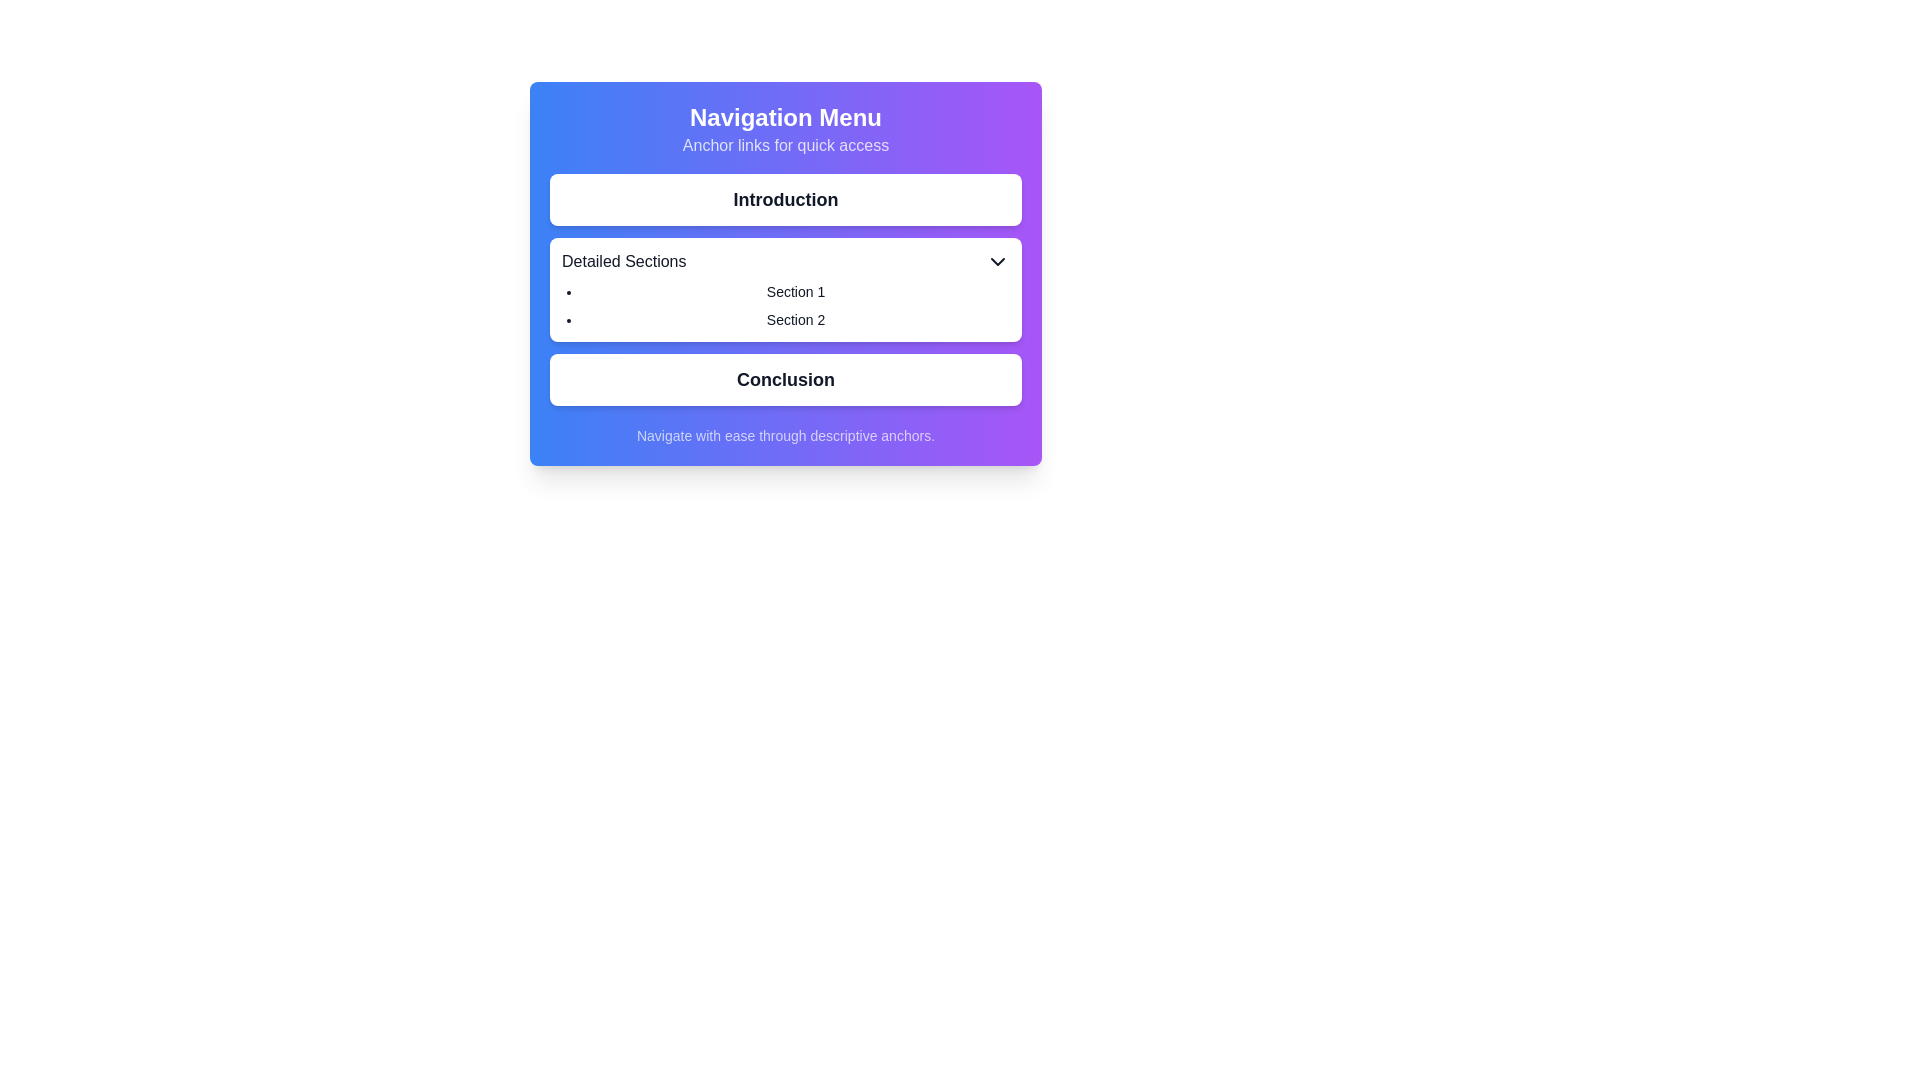  What do you see at coordinates (795, 319) in the screenshot?
I see `the hyperlink labeled 'Section 2' in the 'Detailed Sections' group to observe the underline effect` at bounding box center [795, 319].